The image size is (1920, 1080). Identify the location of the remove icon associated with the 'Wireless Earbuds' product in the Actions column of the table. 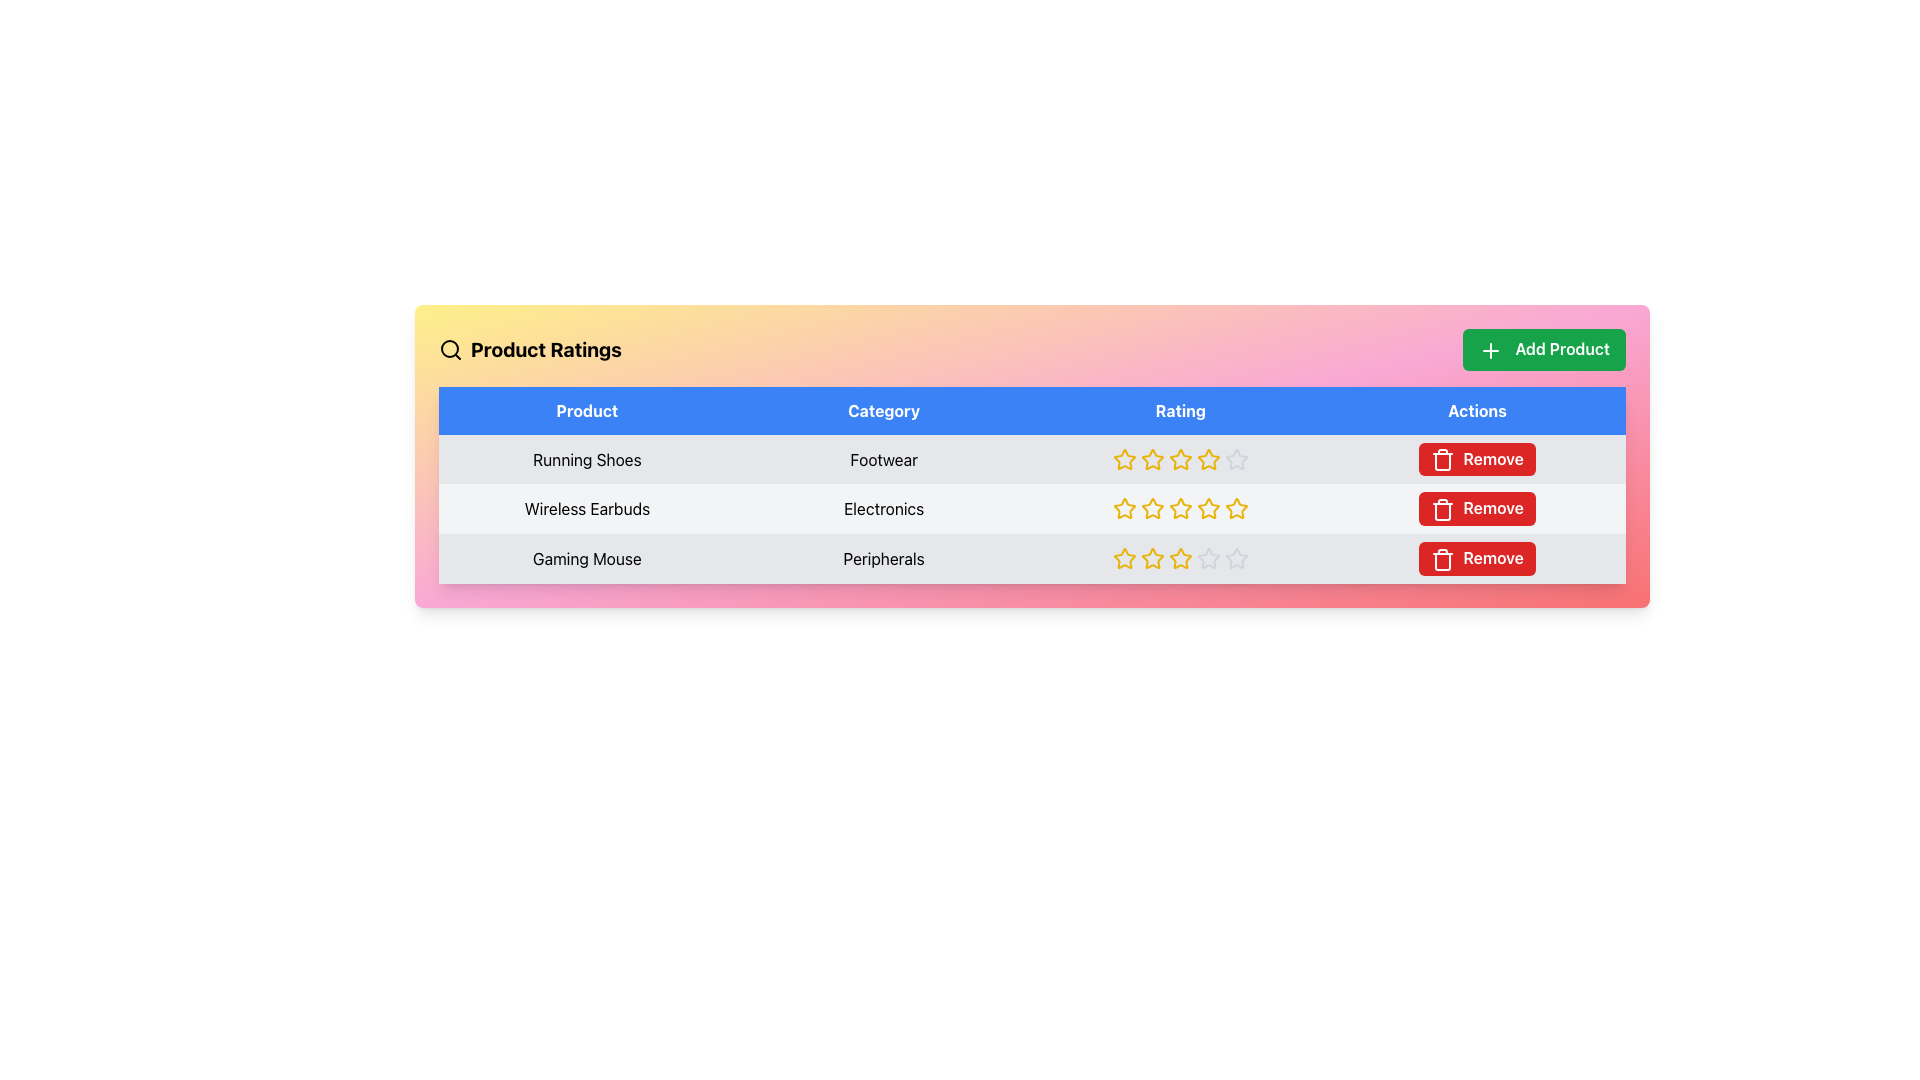
(1443, 509).